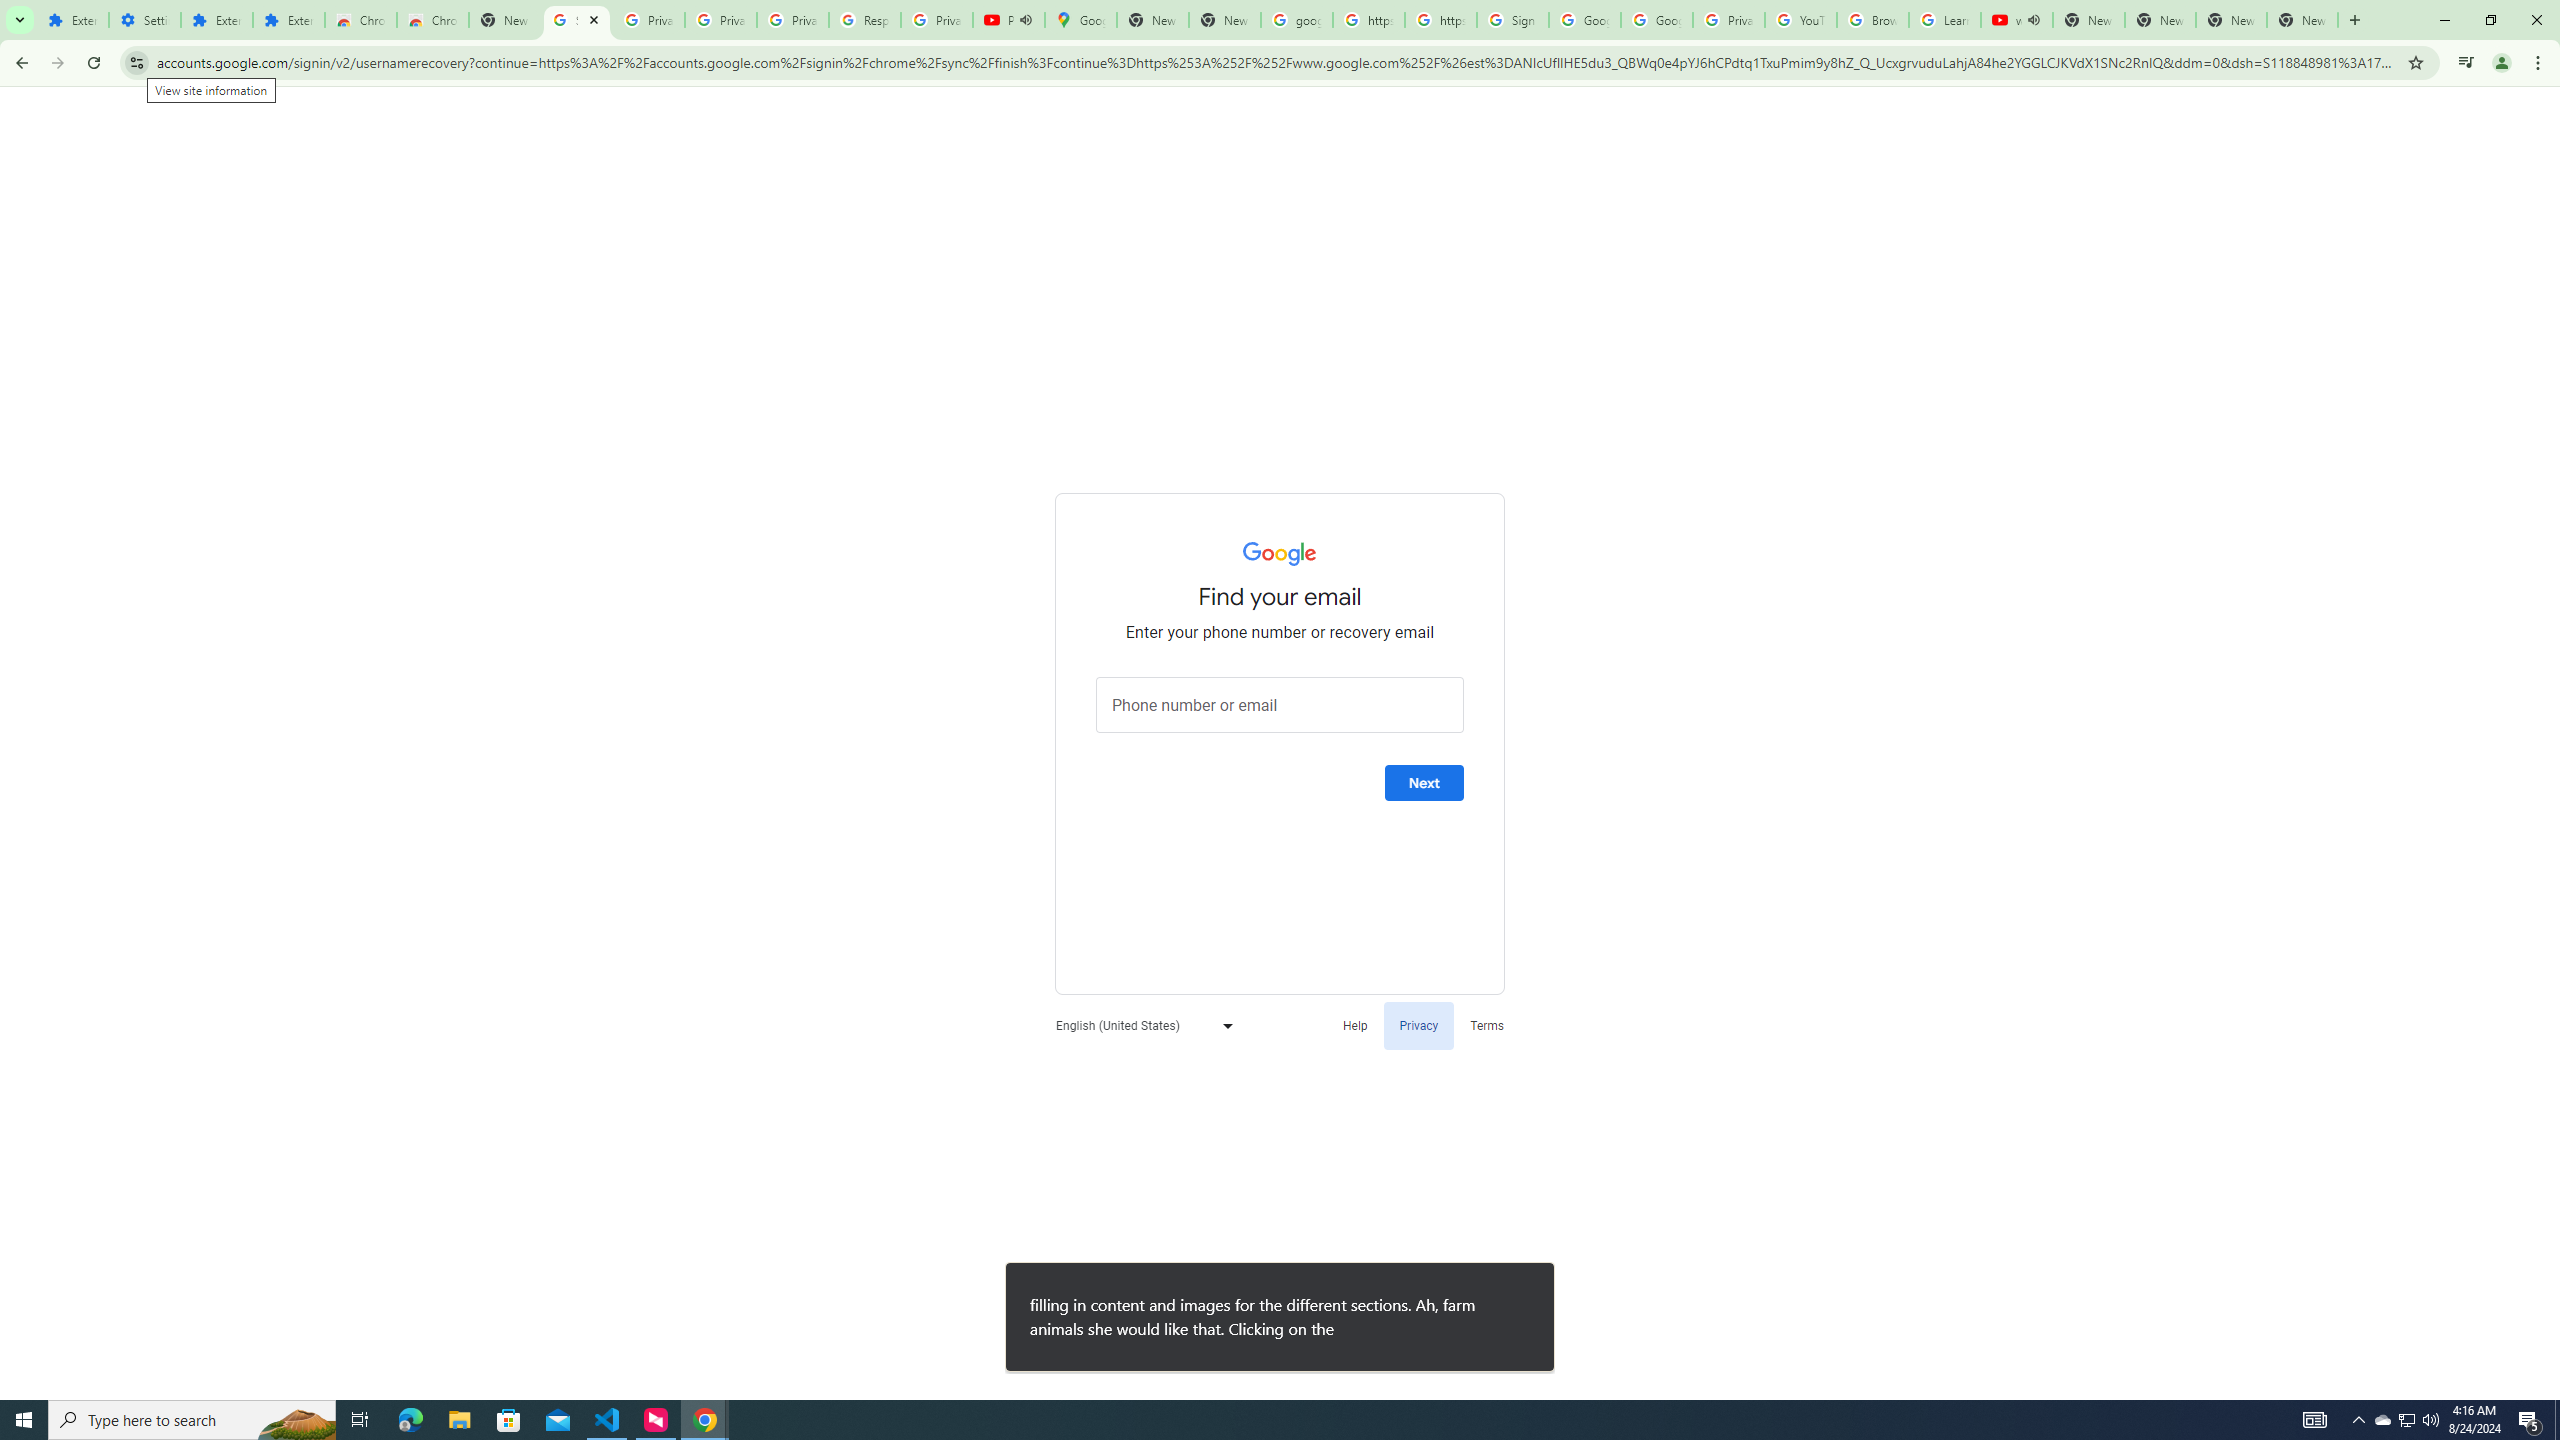 This screenshot has width=2560, height=1440. I want to click on 'Sign in - Google Accounts', so click(1512, 19).